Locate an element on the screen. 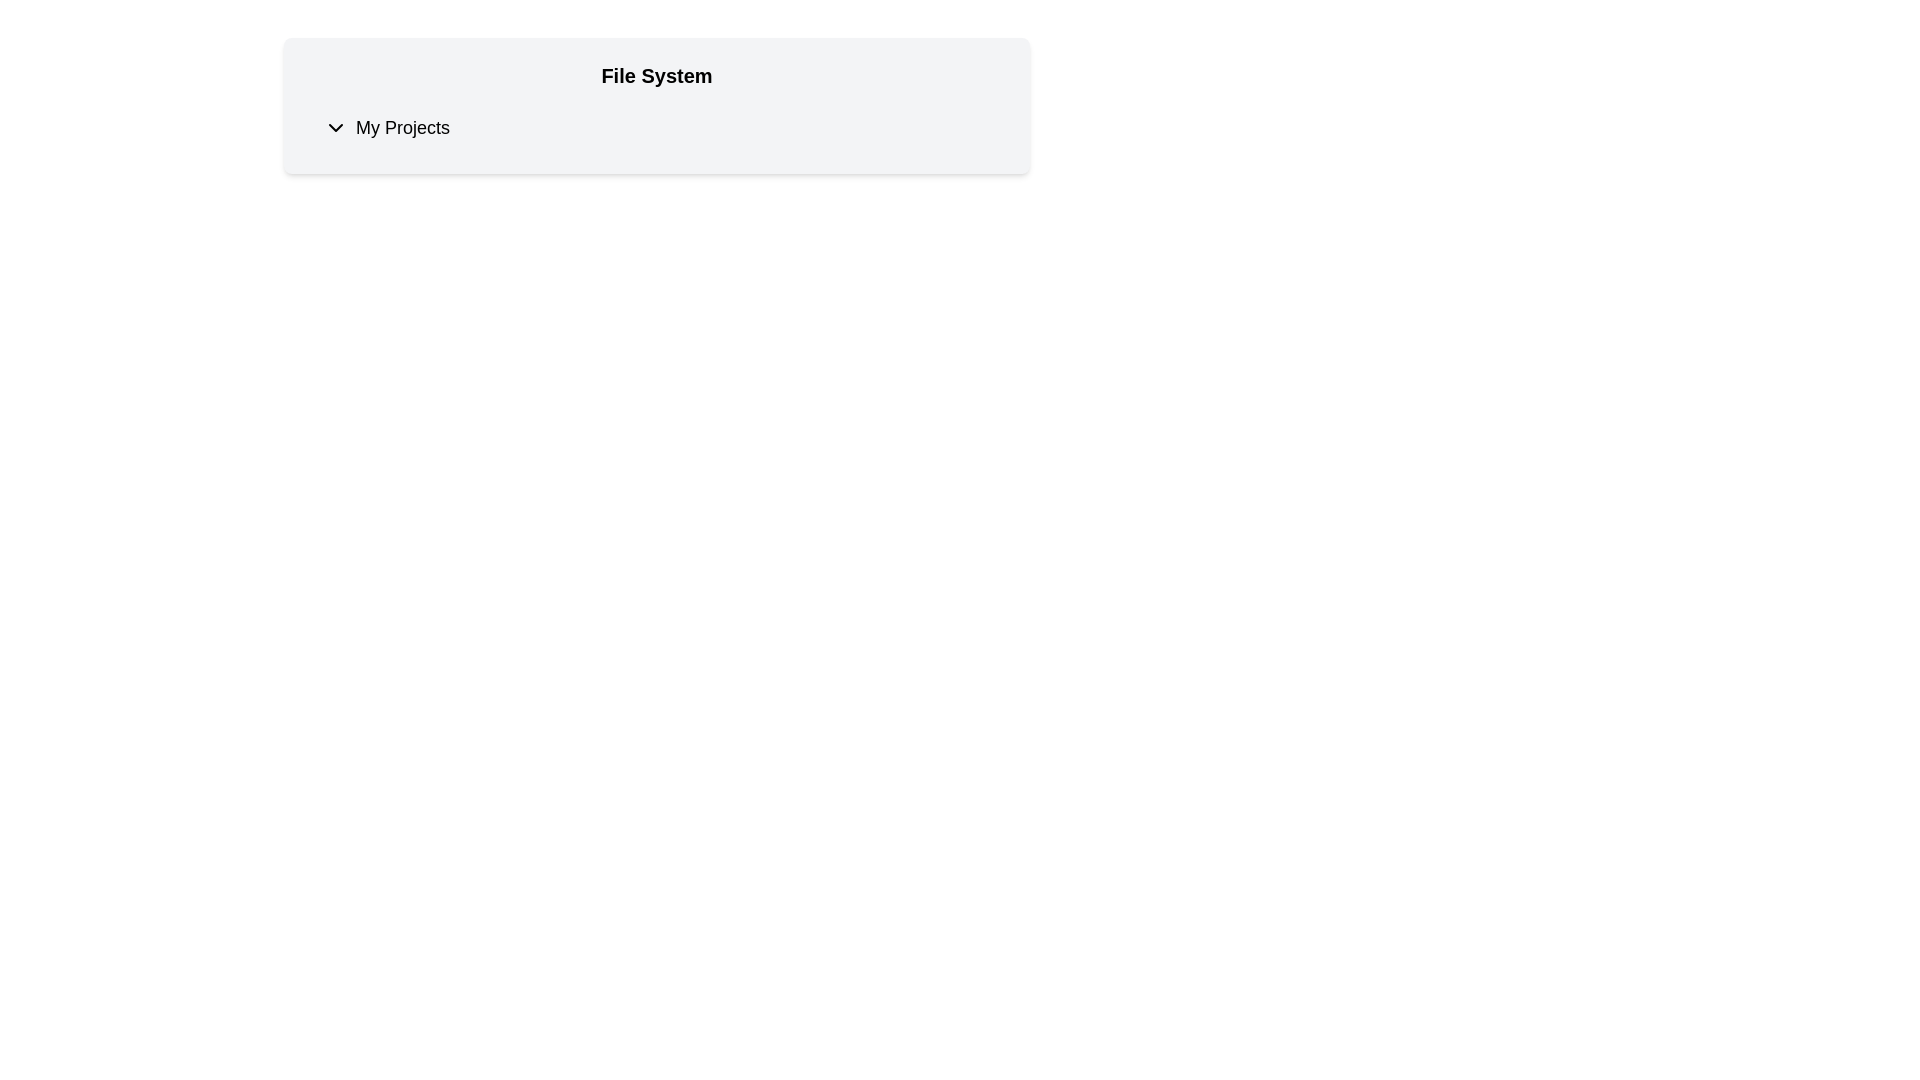 The width and height of the screenshot is (1920, 1080). the Chevron icon located at the top-left corner of the layout is located at coordinates (336, 127).